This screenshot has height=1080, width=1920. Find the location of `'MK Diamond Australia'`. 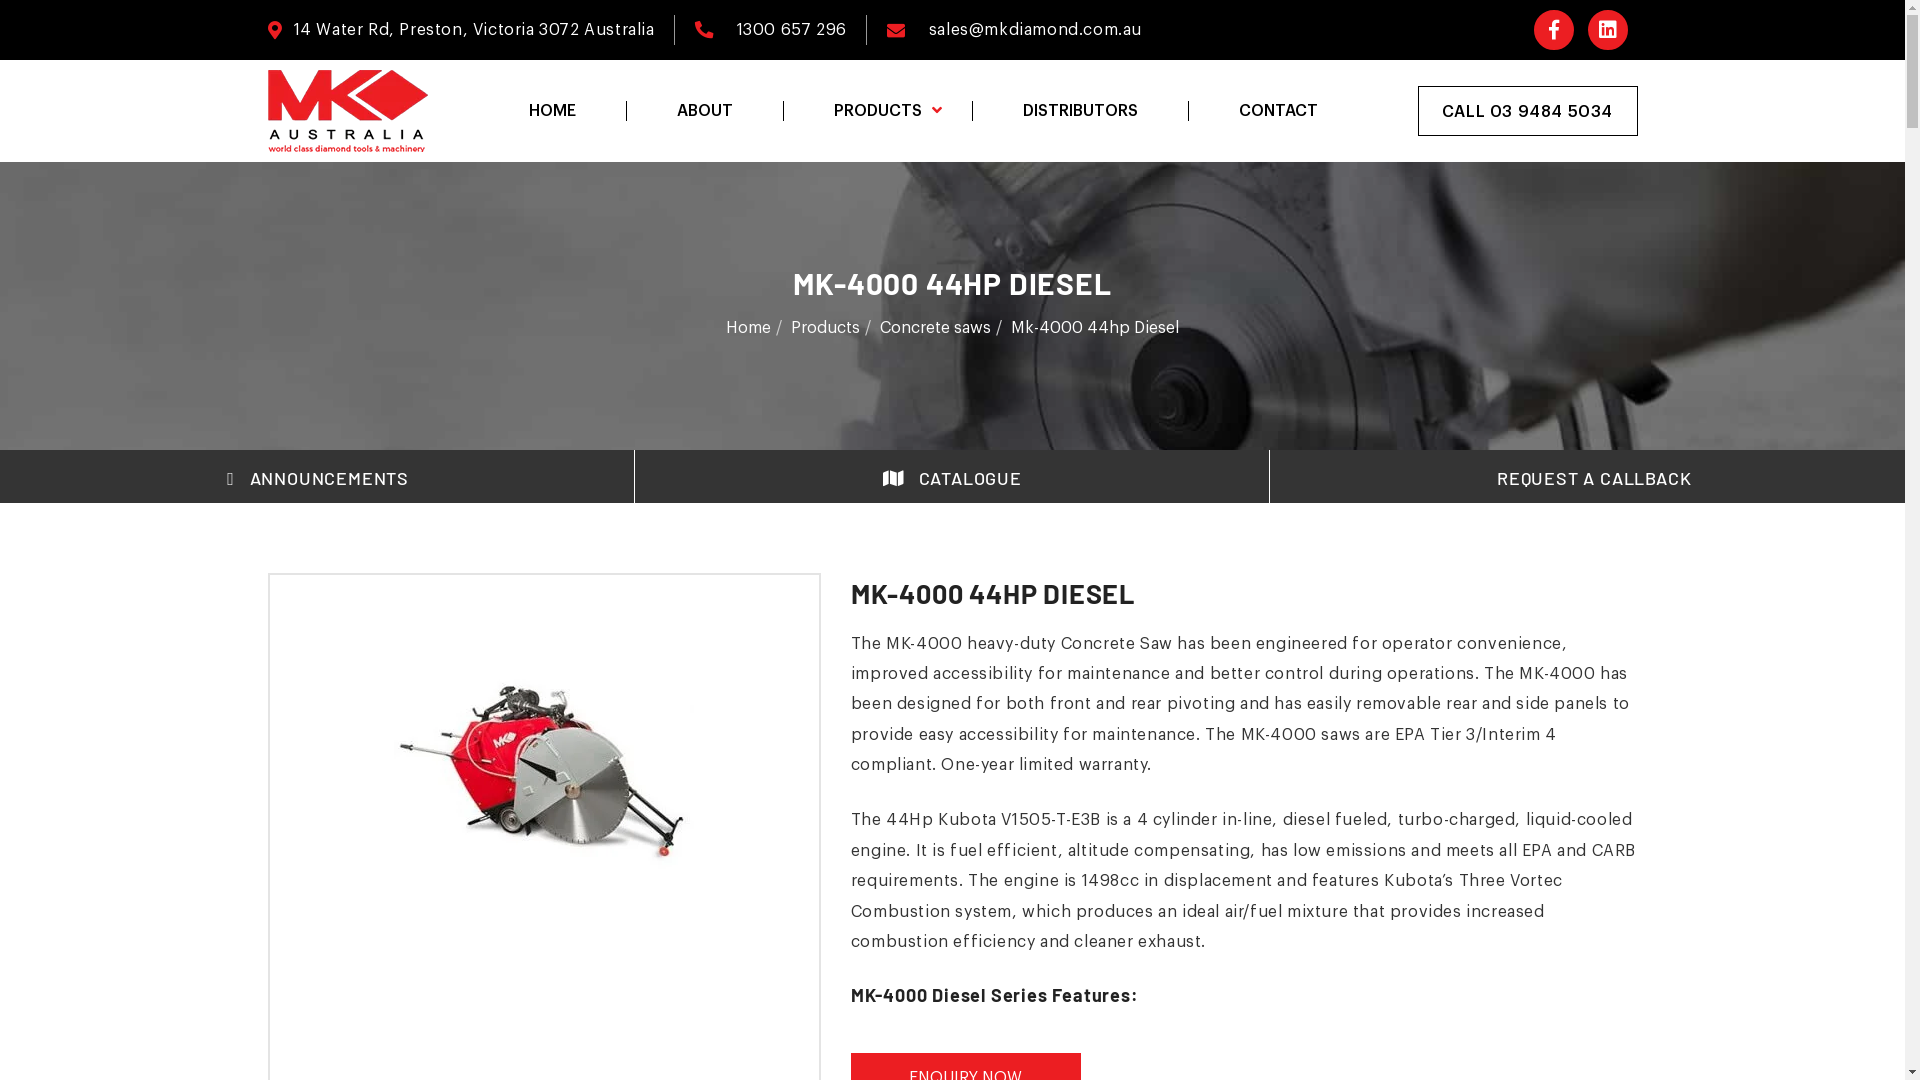

'MK Diamond Australia' is located at coordinates (348, 111).